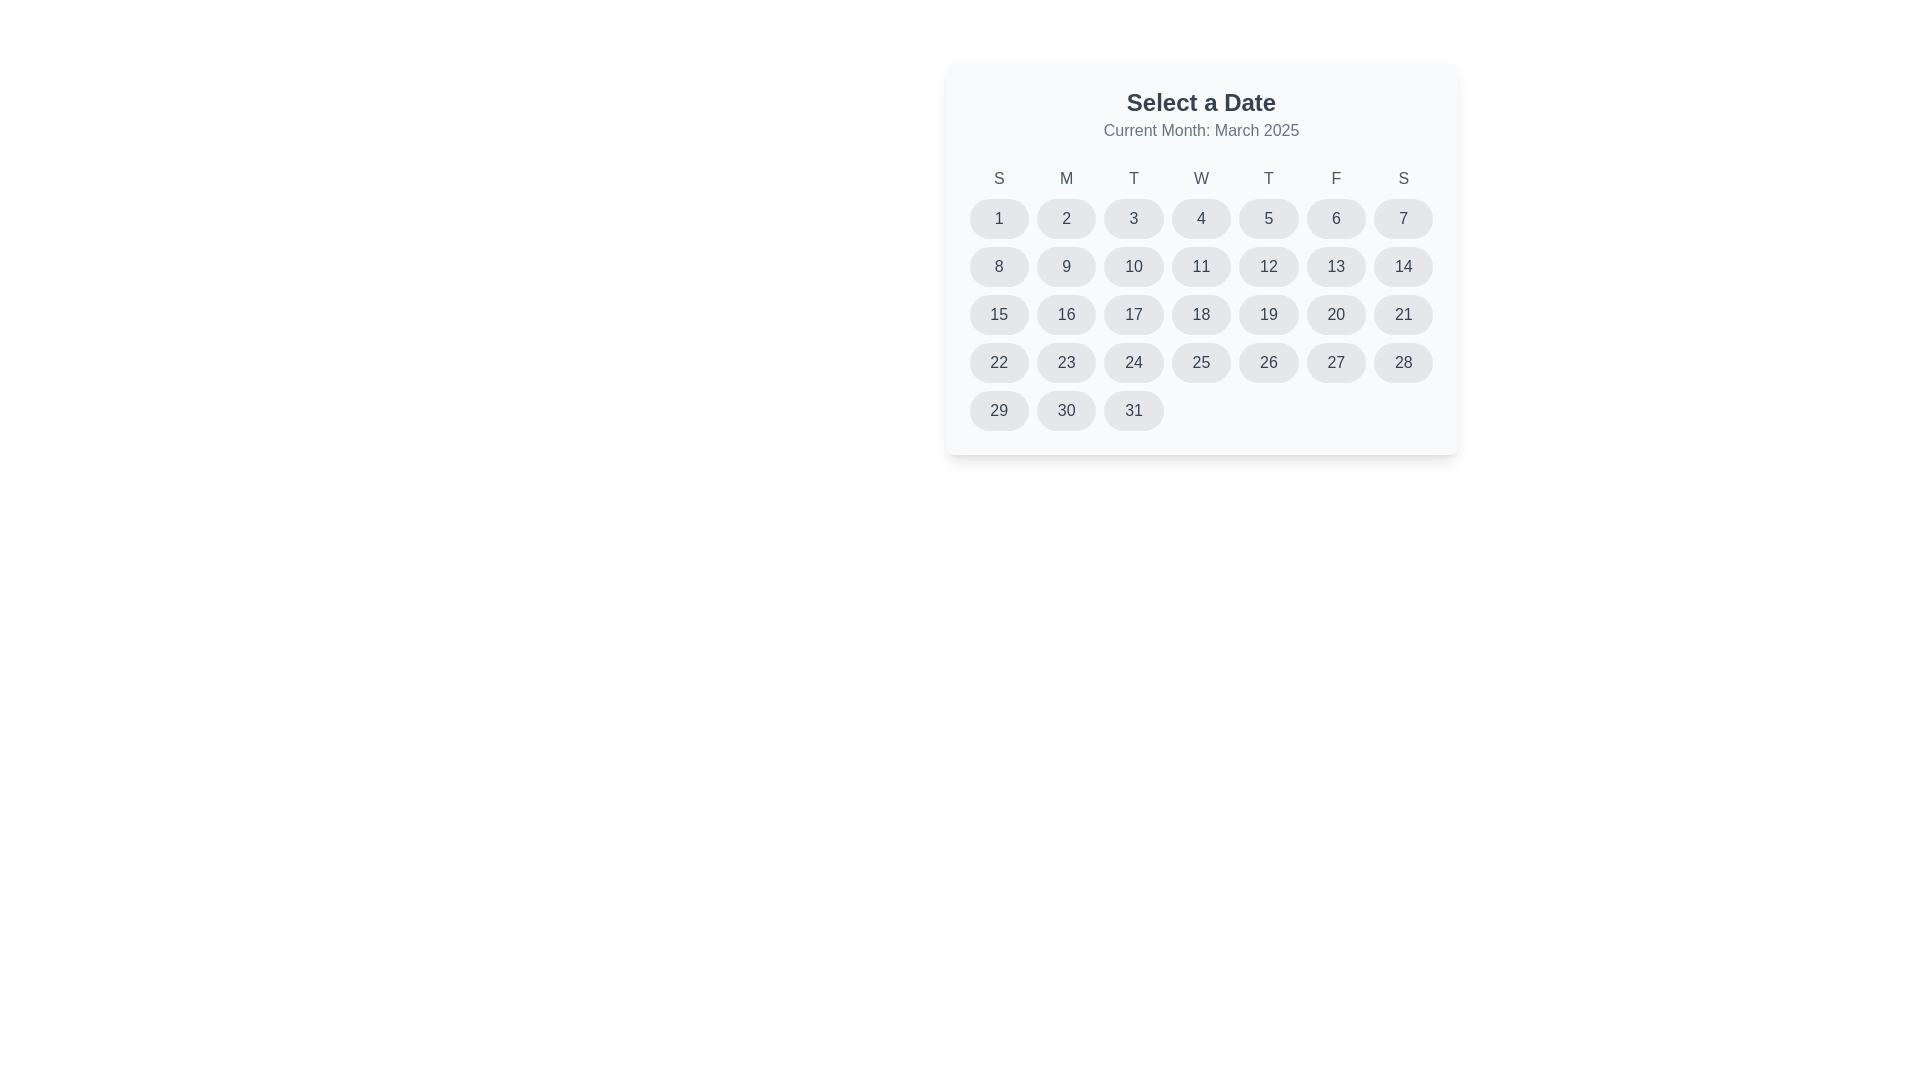  I want to click on the circular button with a light gray background and the number '20' centered in black text, so click(1336, 315).